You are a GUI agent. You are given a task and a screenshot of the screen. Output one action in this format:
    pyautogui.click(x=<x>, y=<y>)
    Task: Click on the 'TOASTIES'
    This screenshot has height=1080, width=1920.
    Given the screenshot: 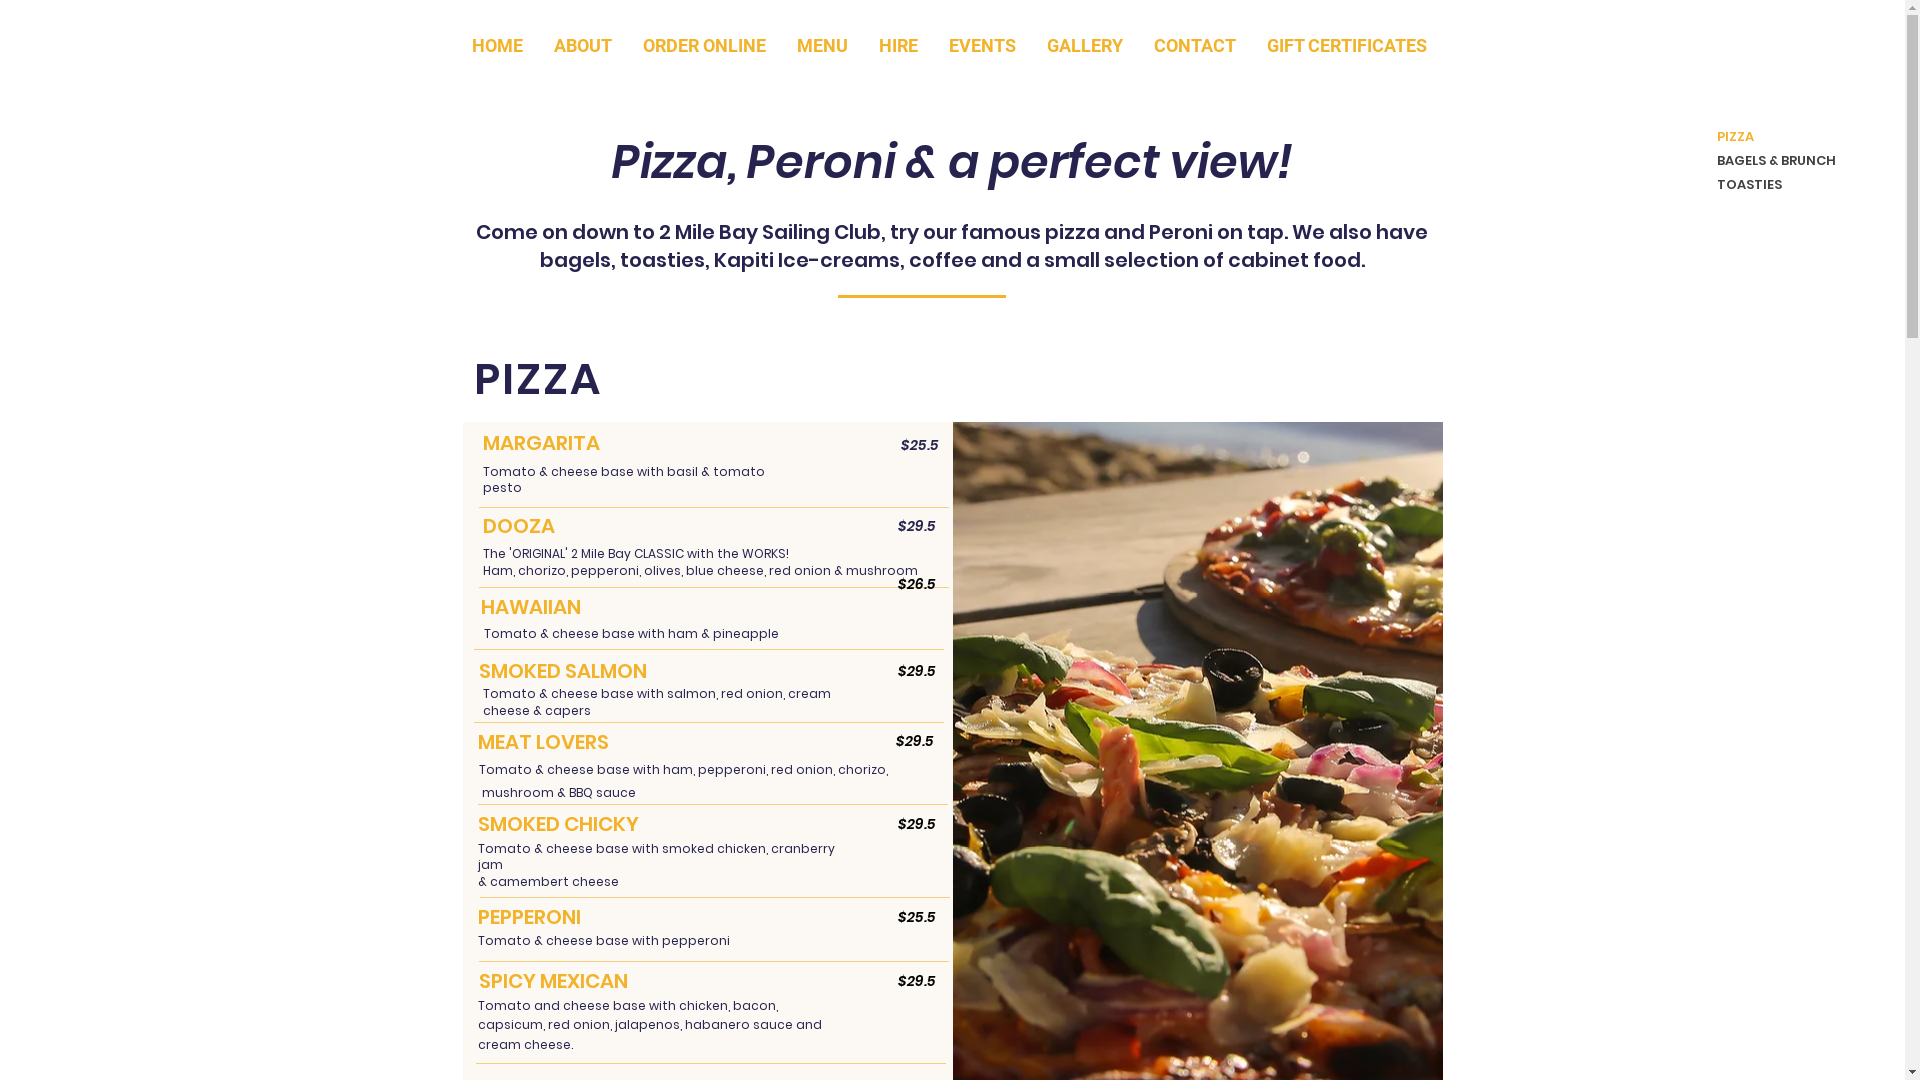 What is the action you would take?
    pyautogui.click(x=1767, y=185)
    